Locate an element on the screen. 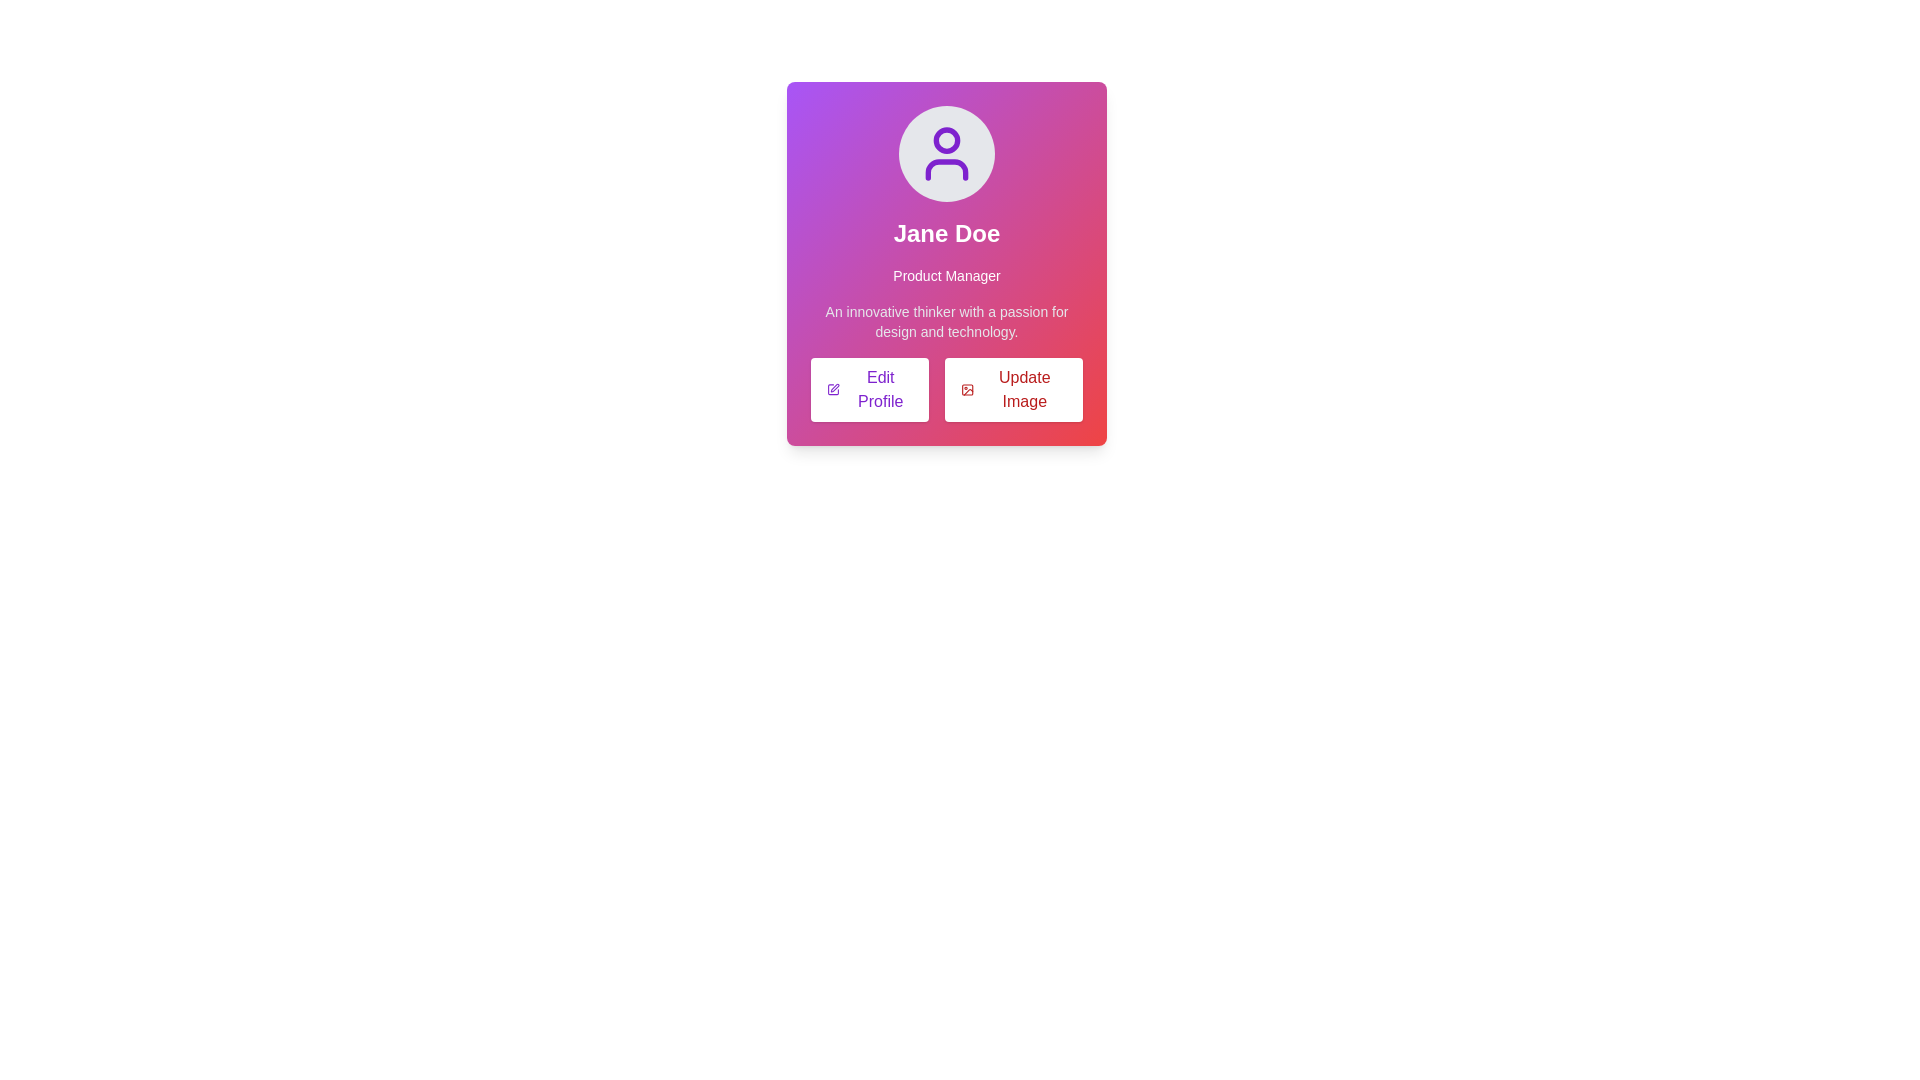 The width and height of the screenshot is (1920, 1080). the 'Product Manager' text label located beneath the 'Jane Doe' header in the profile card is located at coordinates (945, 276).